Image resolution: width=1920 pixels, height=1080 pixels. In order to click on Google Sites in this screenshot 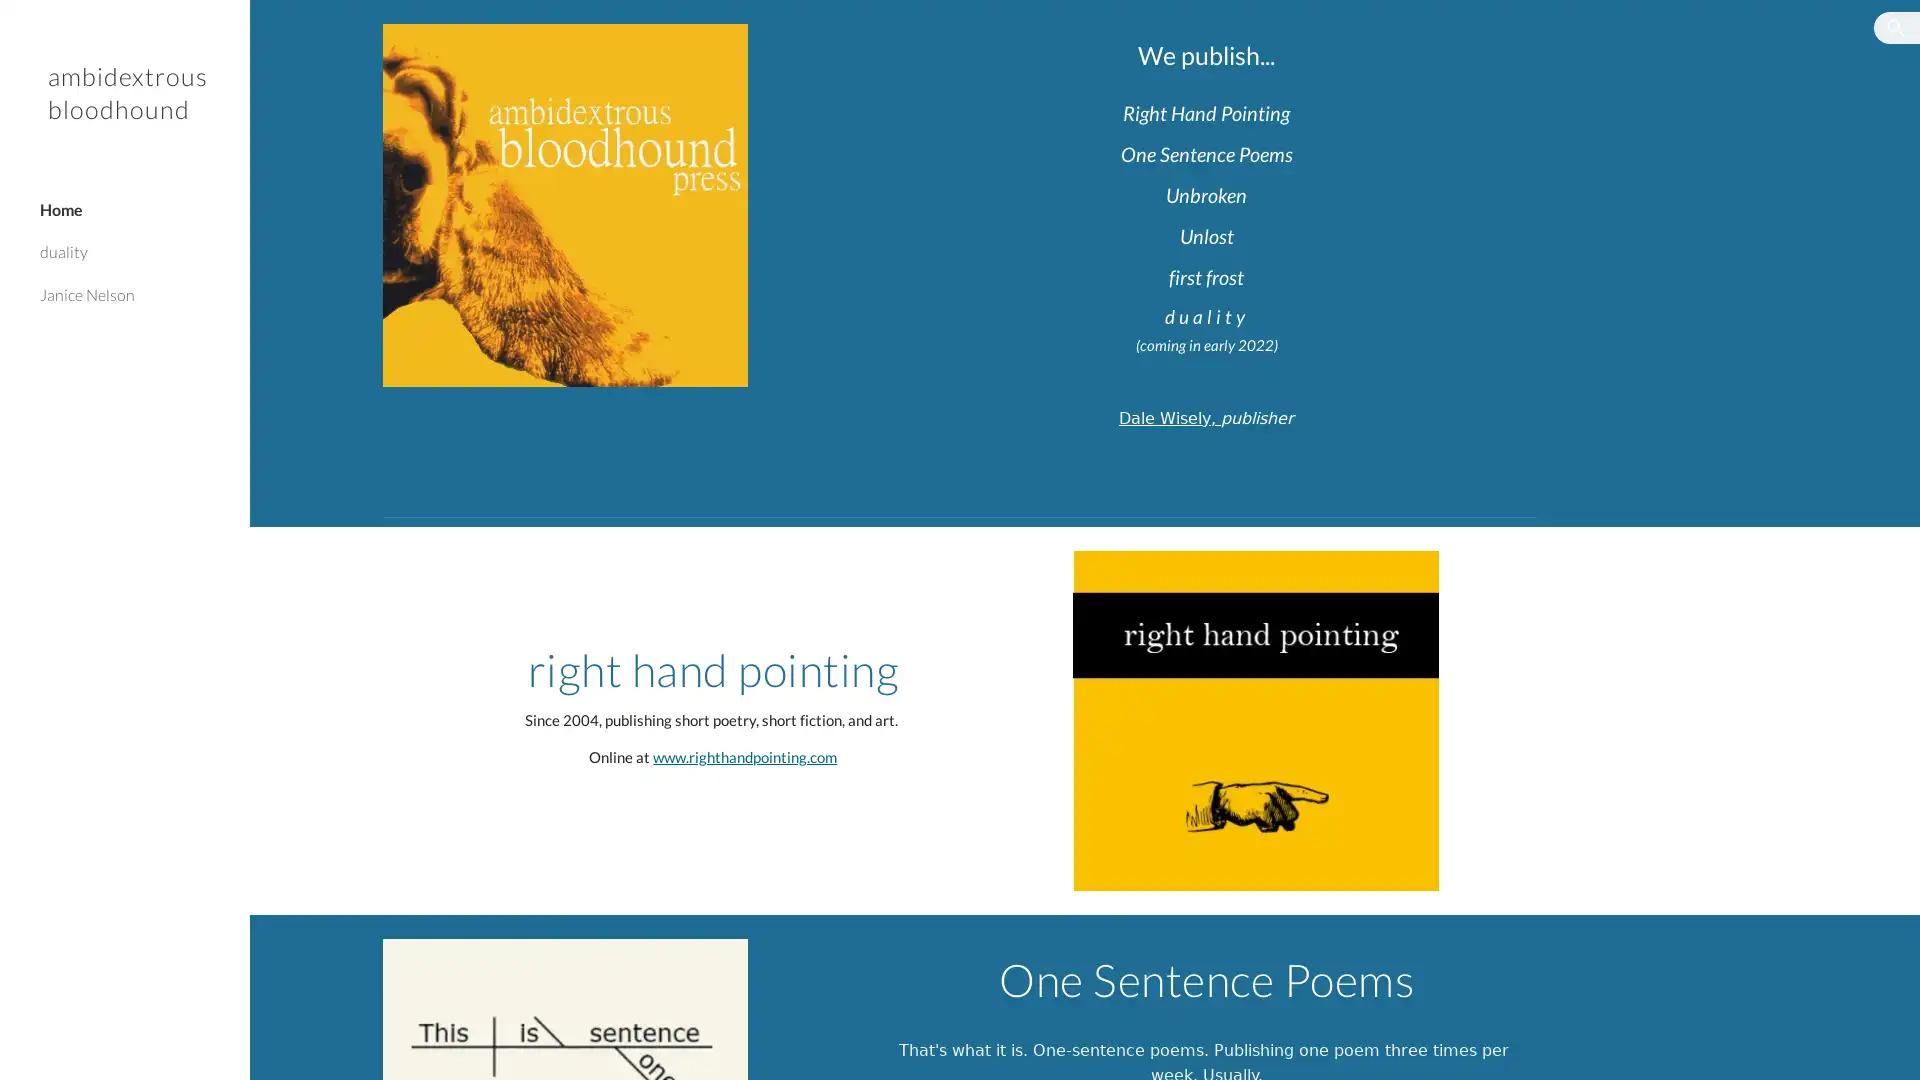, I will do `click(347, 1044)`.